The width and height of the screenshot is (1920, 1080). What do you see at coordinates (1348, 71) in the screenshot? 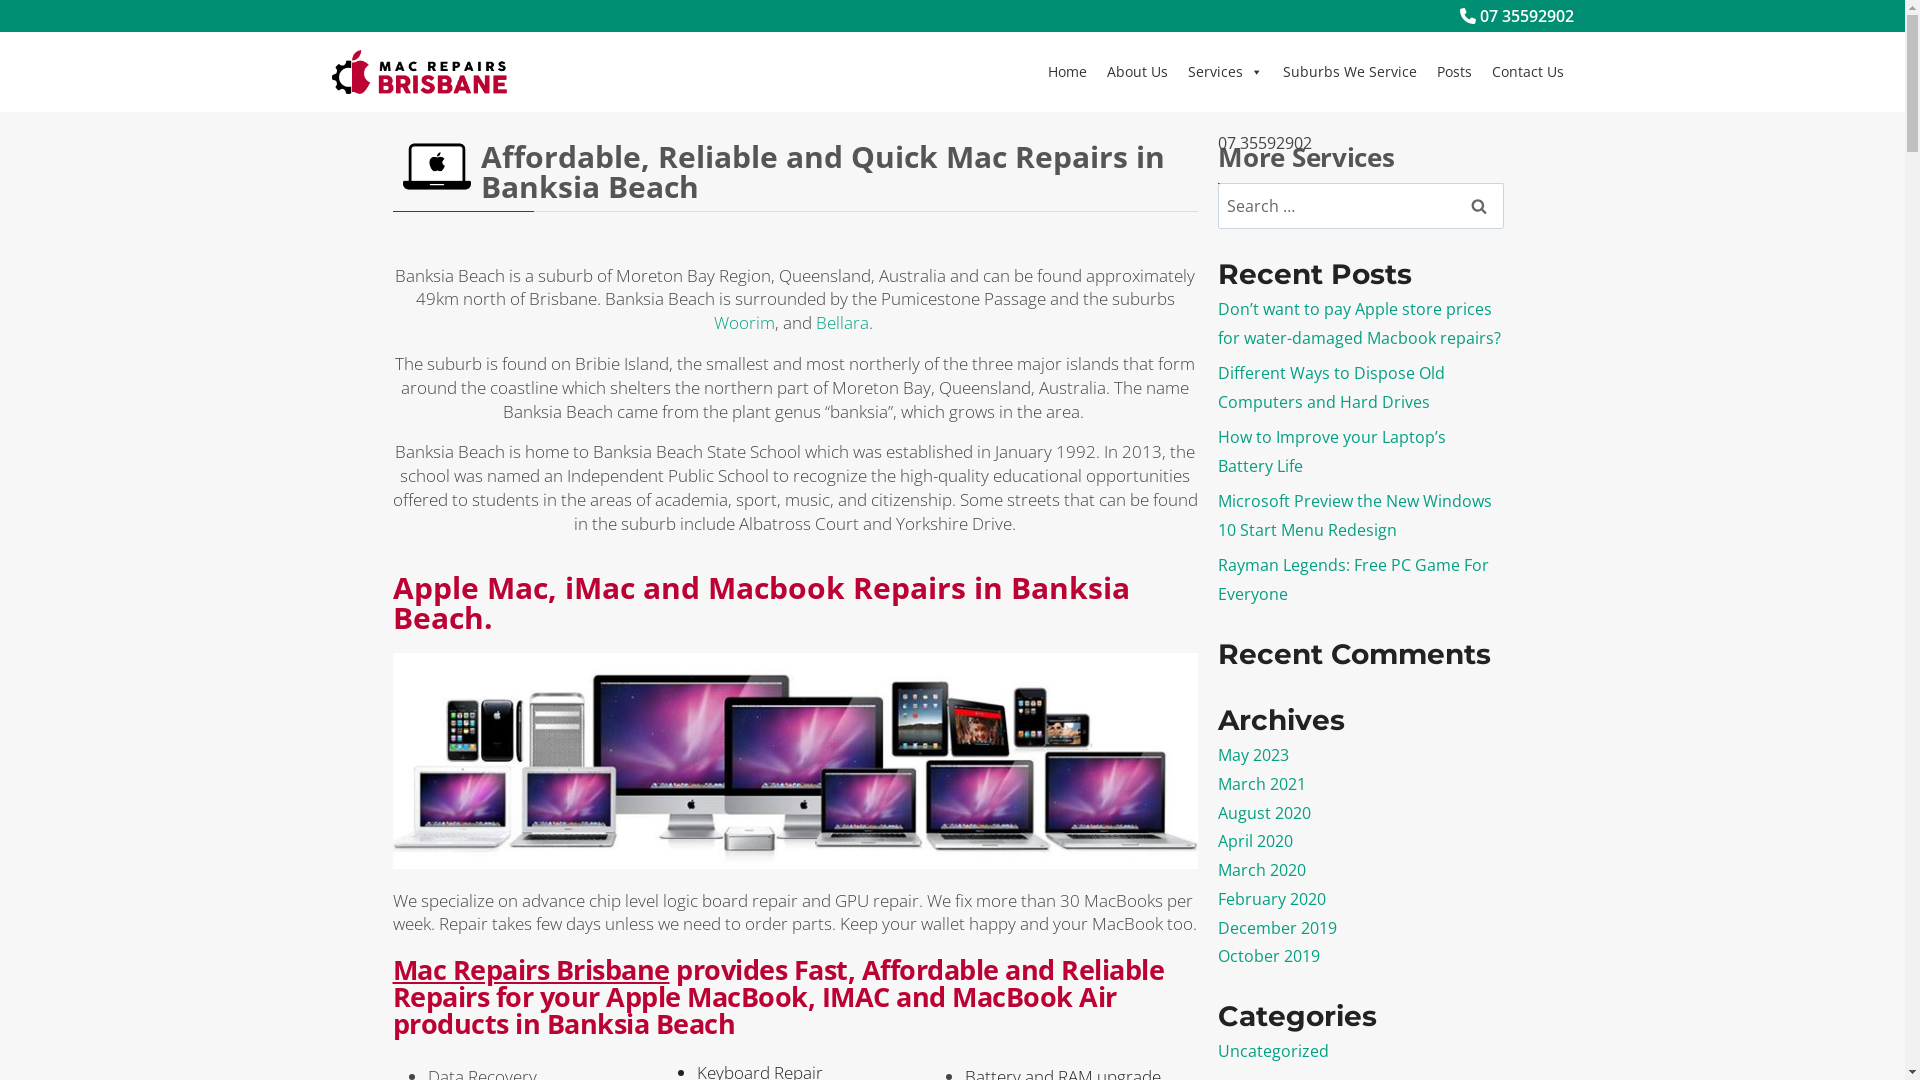
I see `'Suburbs We Service'` at bounding box center [1348, 71].